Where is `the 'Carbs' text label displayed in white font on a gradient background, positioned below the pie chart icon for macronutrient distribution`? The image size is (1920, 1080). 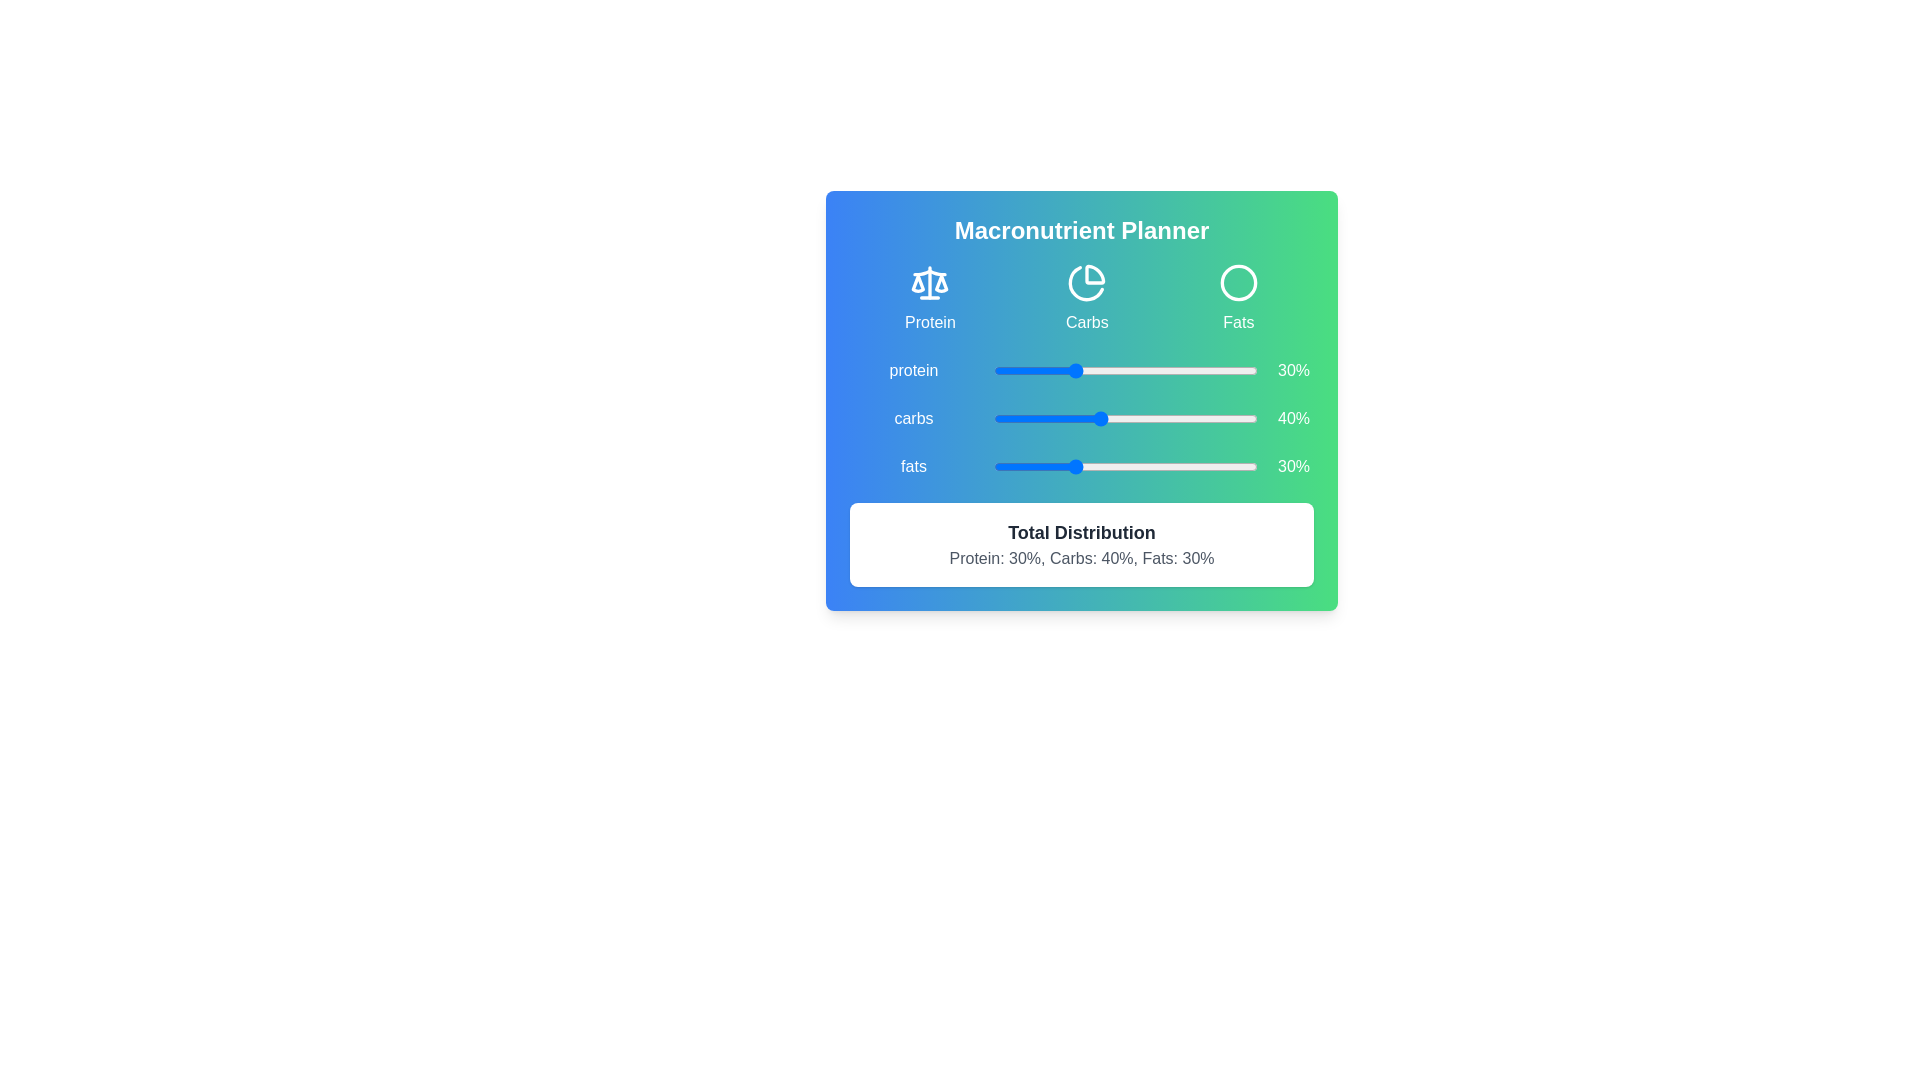
the 'Carbs' text label displayed in white font on a gradient background, positioned below the pie chart icon for macronutrient distribution is located at coordinates (1086, 321).